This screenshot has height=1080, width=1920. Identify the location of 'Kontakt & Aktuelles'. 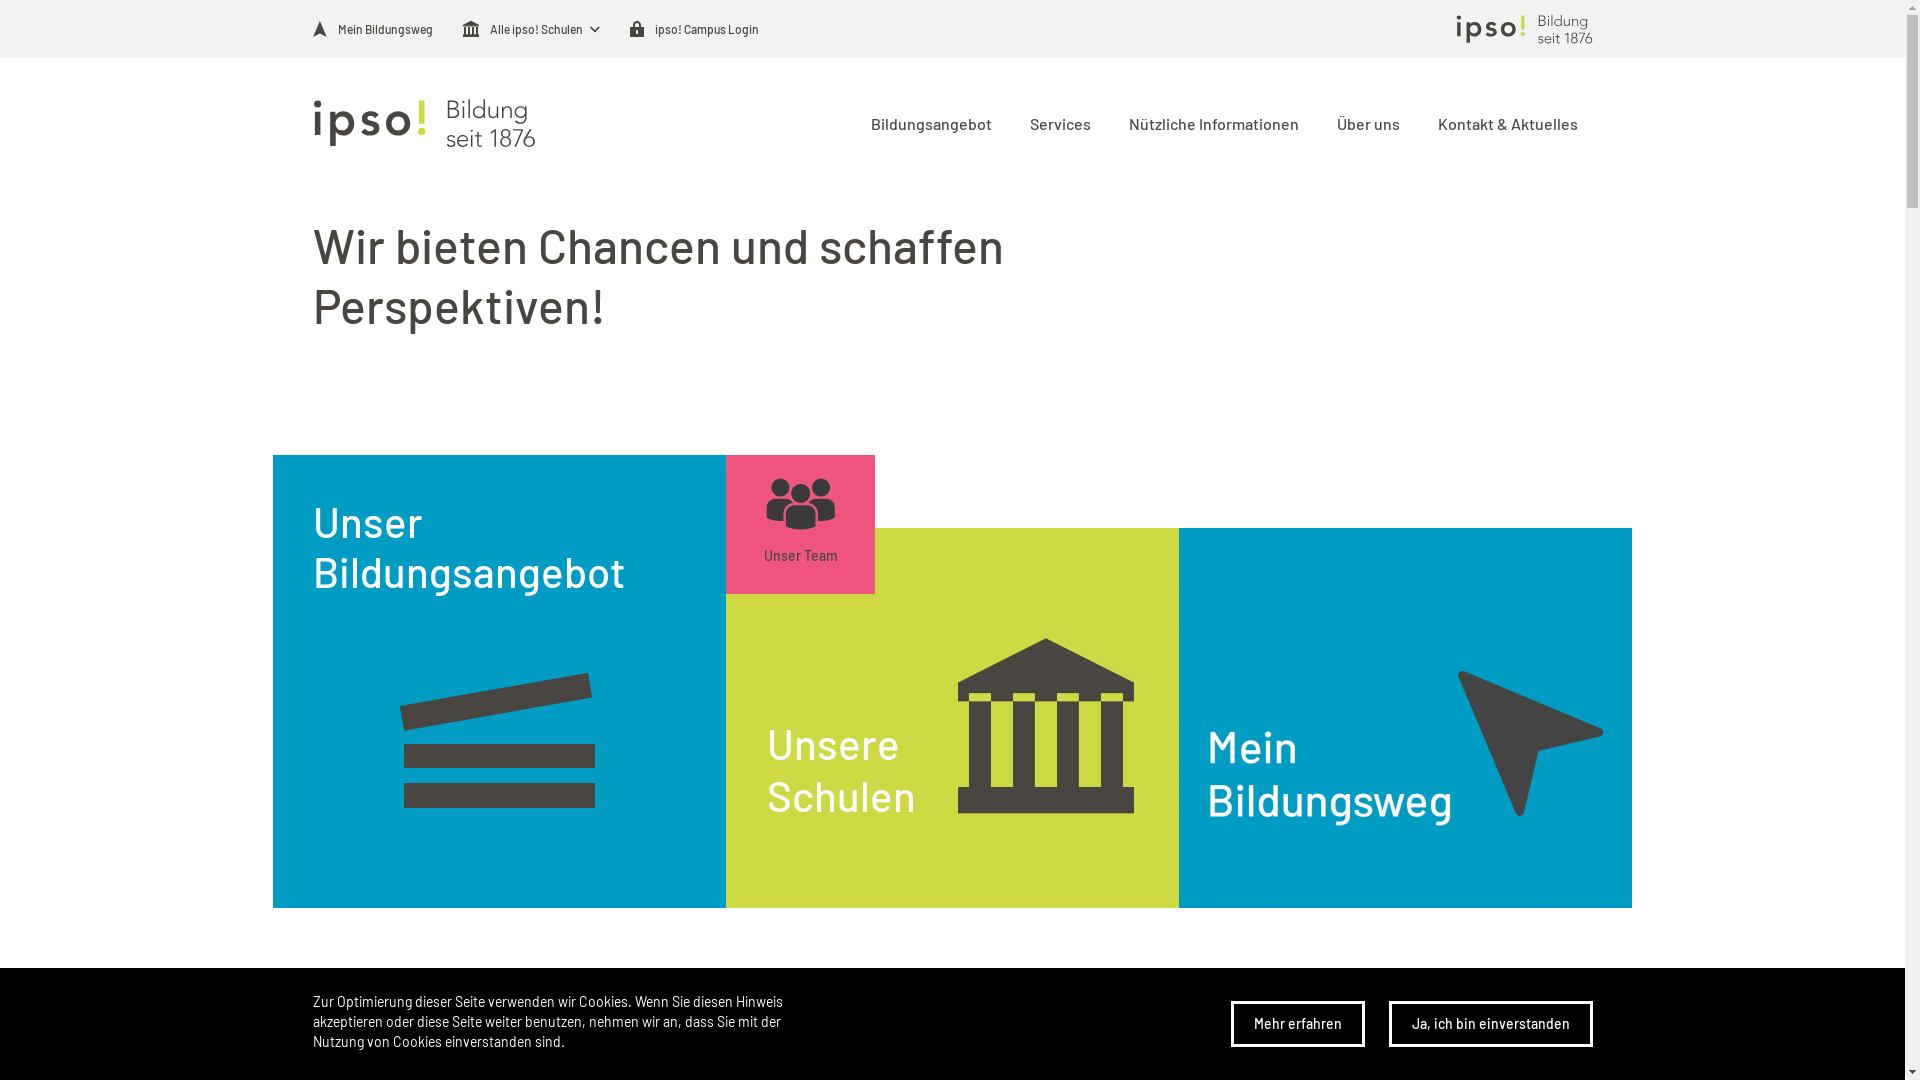
(1504, 122).